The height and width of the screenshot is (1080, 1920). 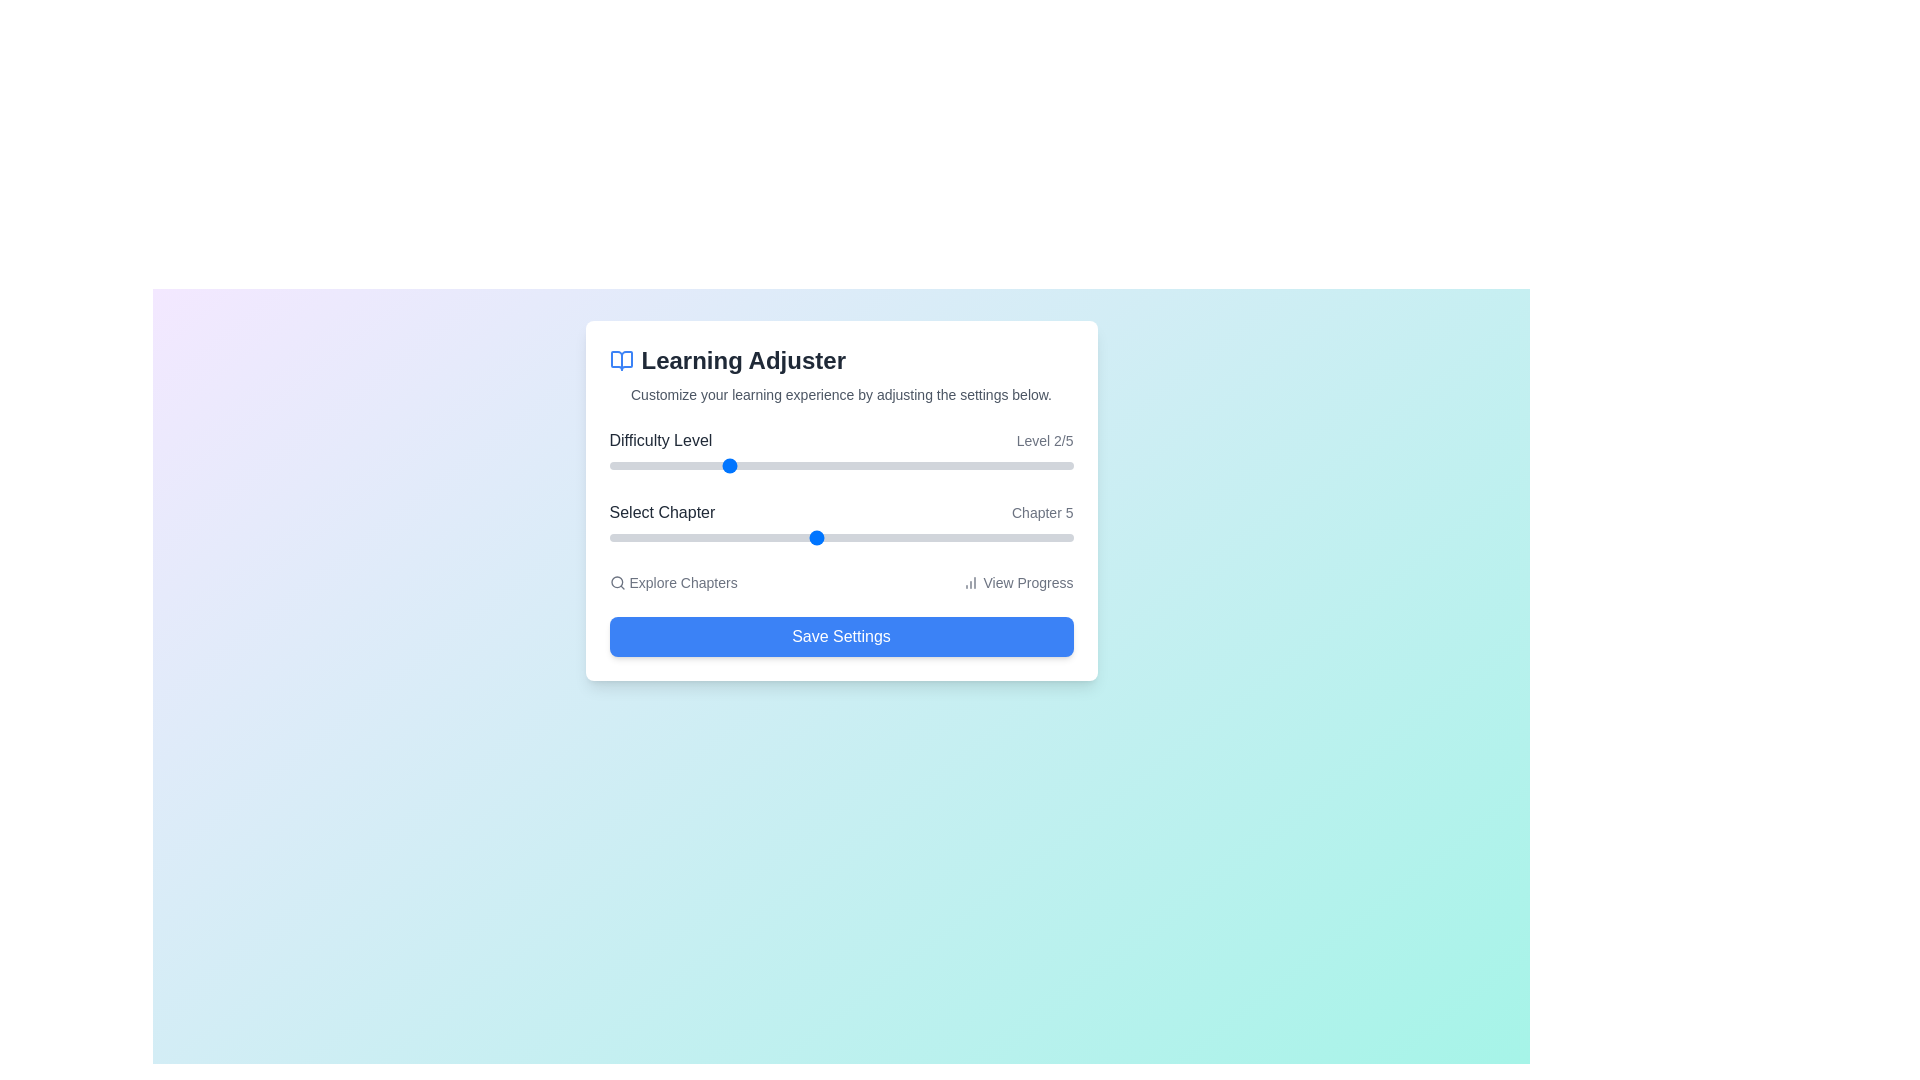 What do you see at coordinates (956, 466) in the screenshot?
I see `the difficulty level` at bounding box center [956, 466].